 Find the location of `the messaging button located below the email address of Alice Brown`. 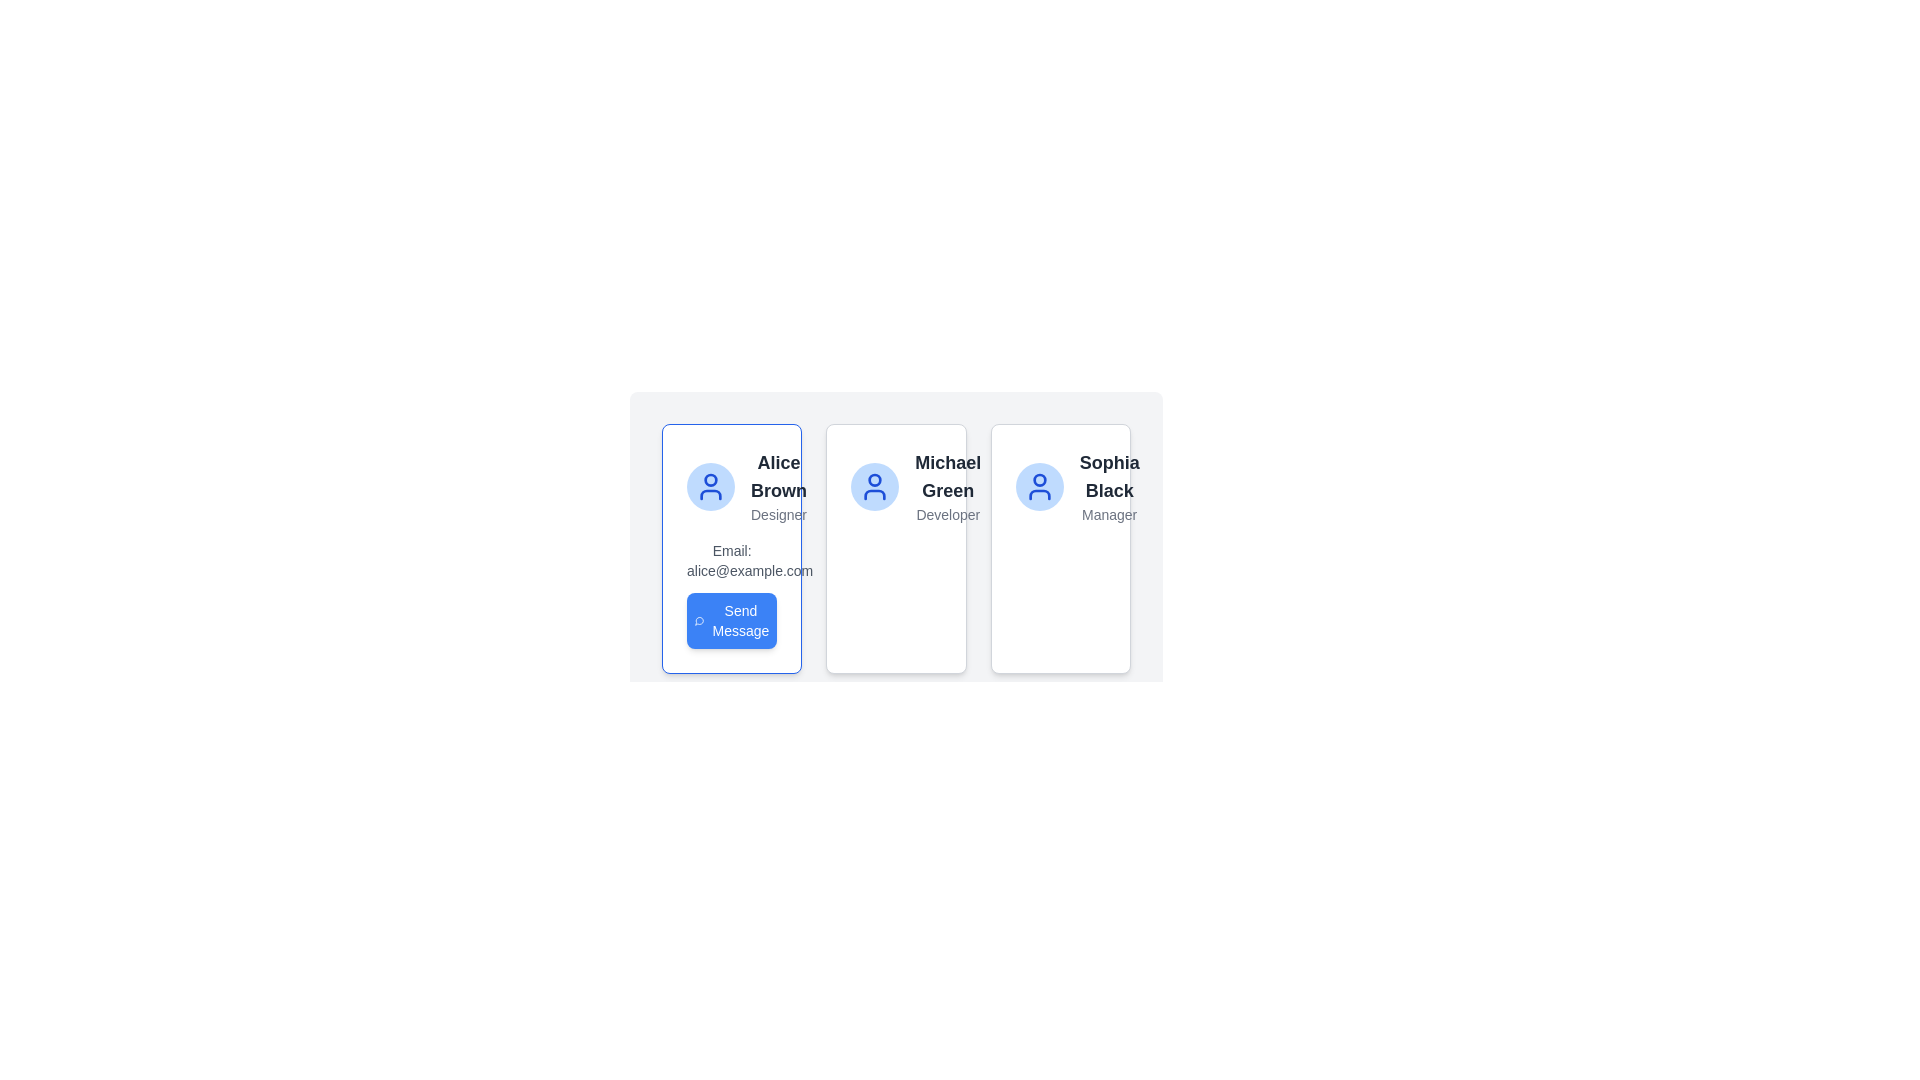

the messaging button located below the email address of Alice Brown is located at coordinates (739, 620).